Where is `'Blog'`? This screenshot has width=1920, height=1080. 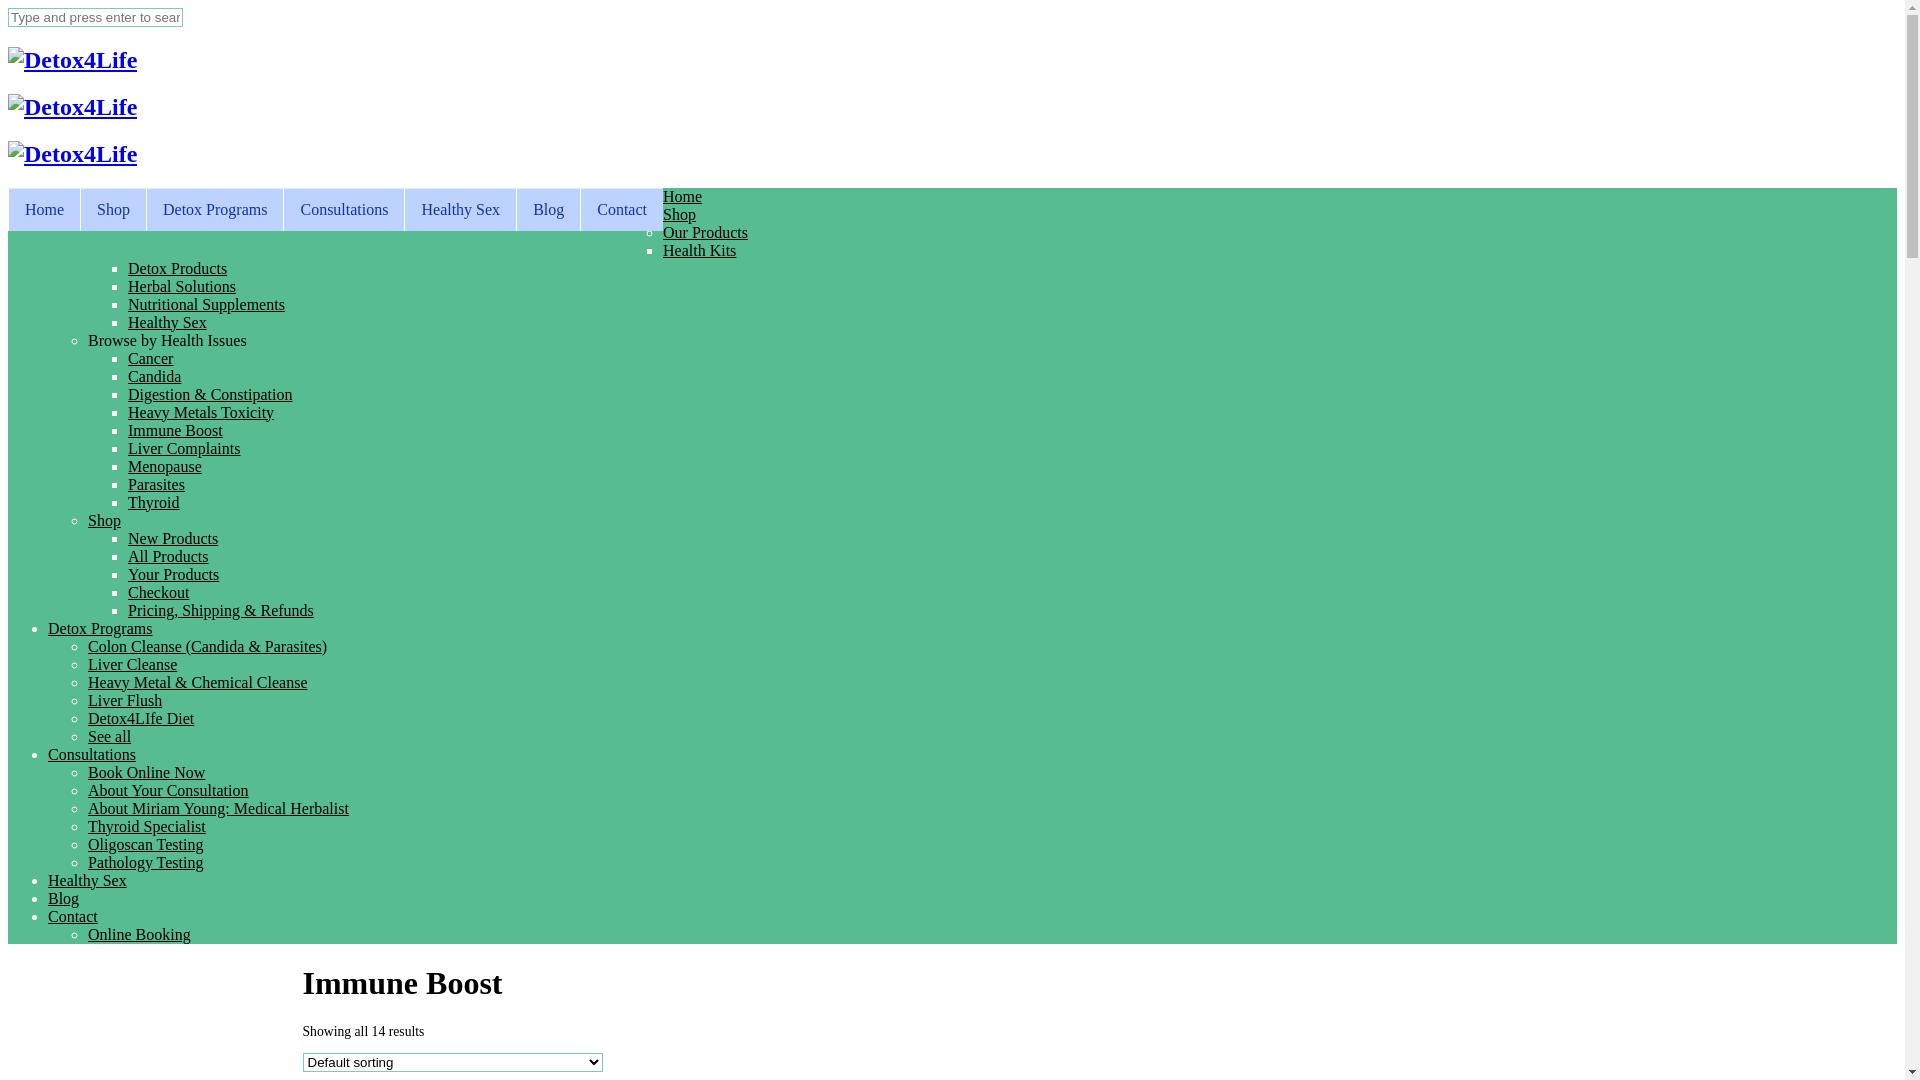
'Blog' is located at coordinates (63, 897).